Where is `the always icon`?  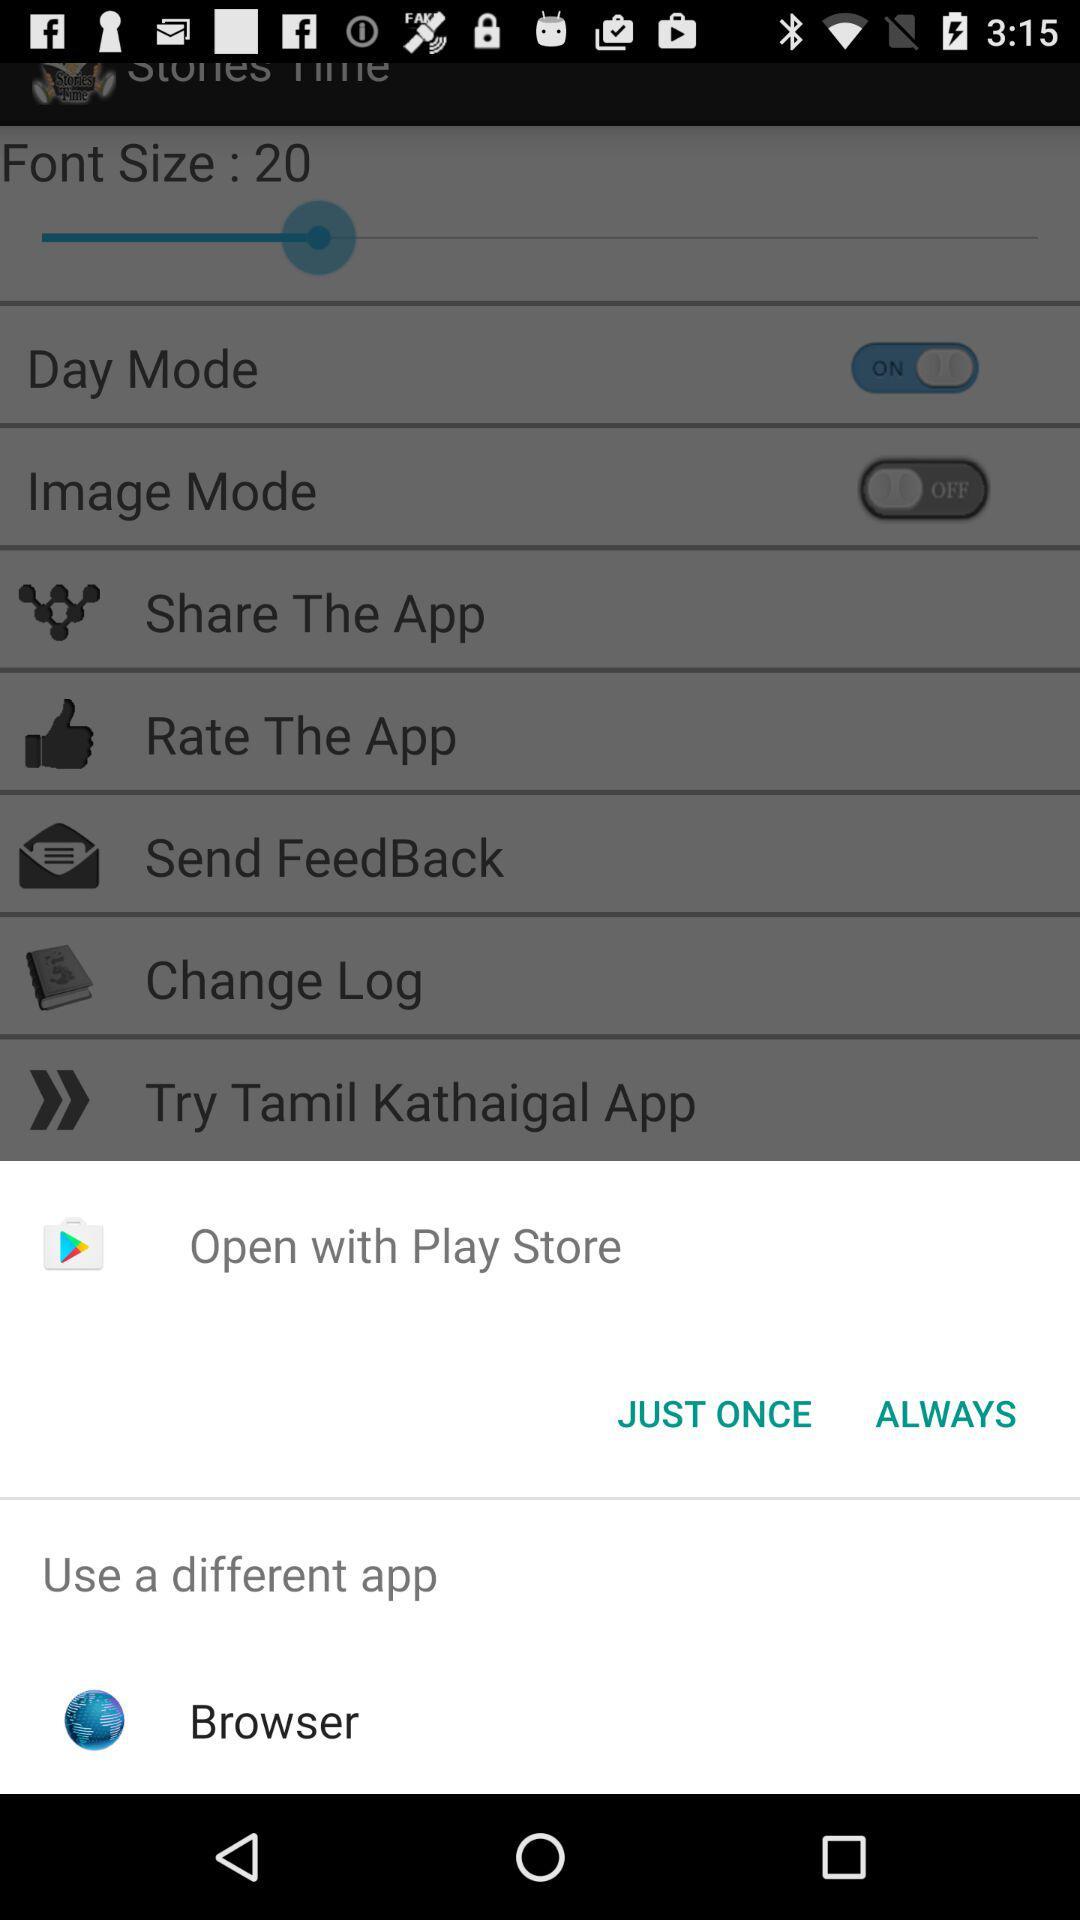 the always icon is located at coordinates (945, 1411).